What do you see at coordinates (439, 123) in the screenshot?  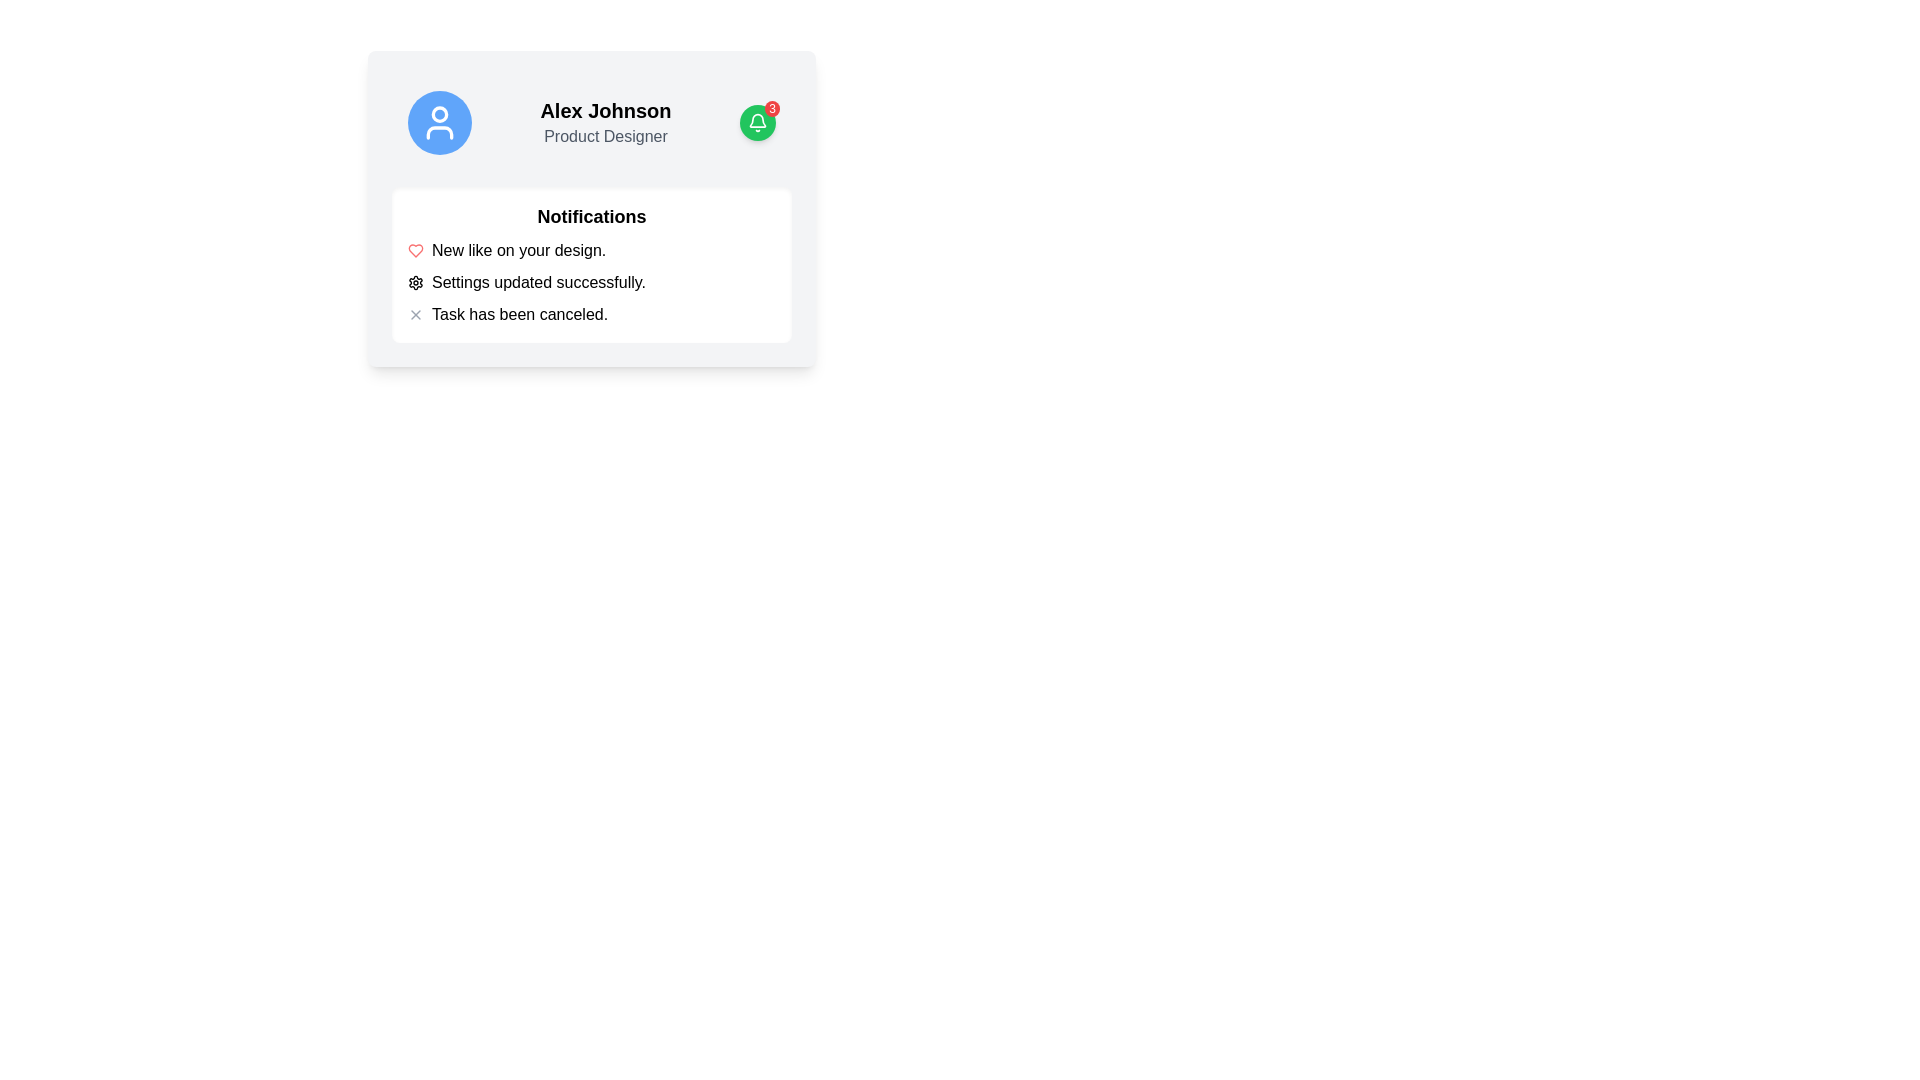 I see `the circular Profile Icon with a blue background and a white user symbol` at bounding box center [439, 123].